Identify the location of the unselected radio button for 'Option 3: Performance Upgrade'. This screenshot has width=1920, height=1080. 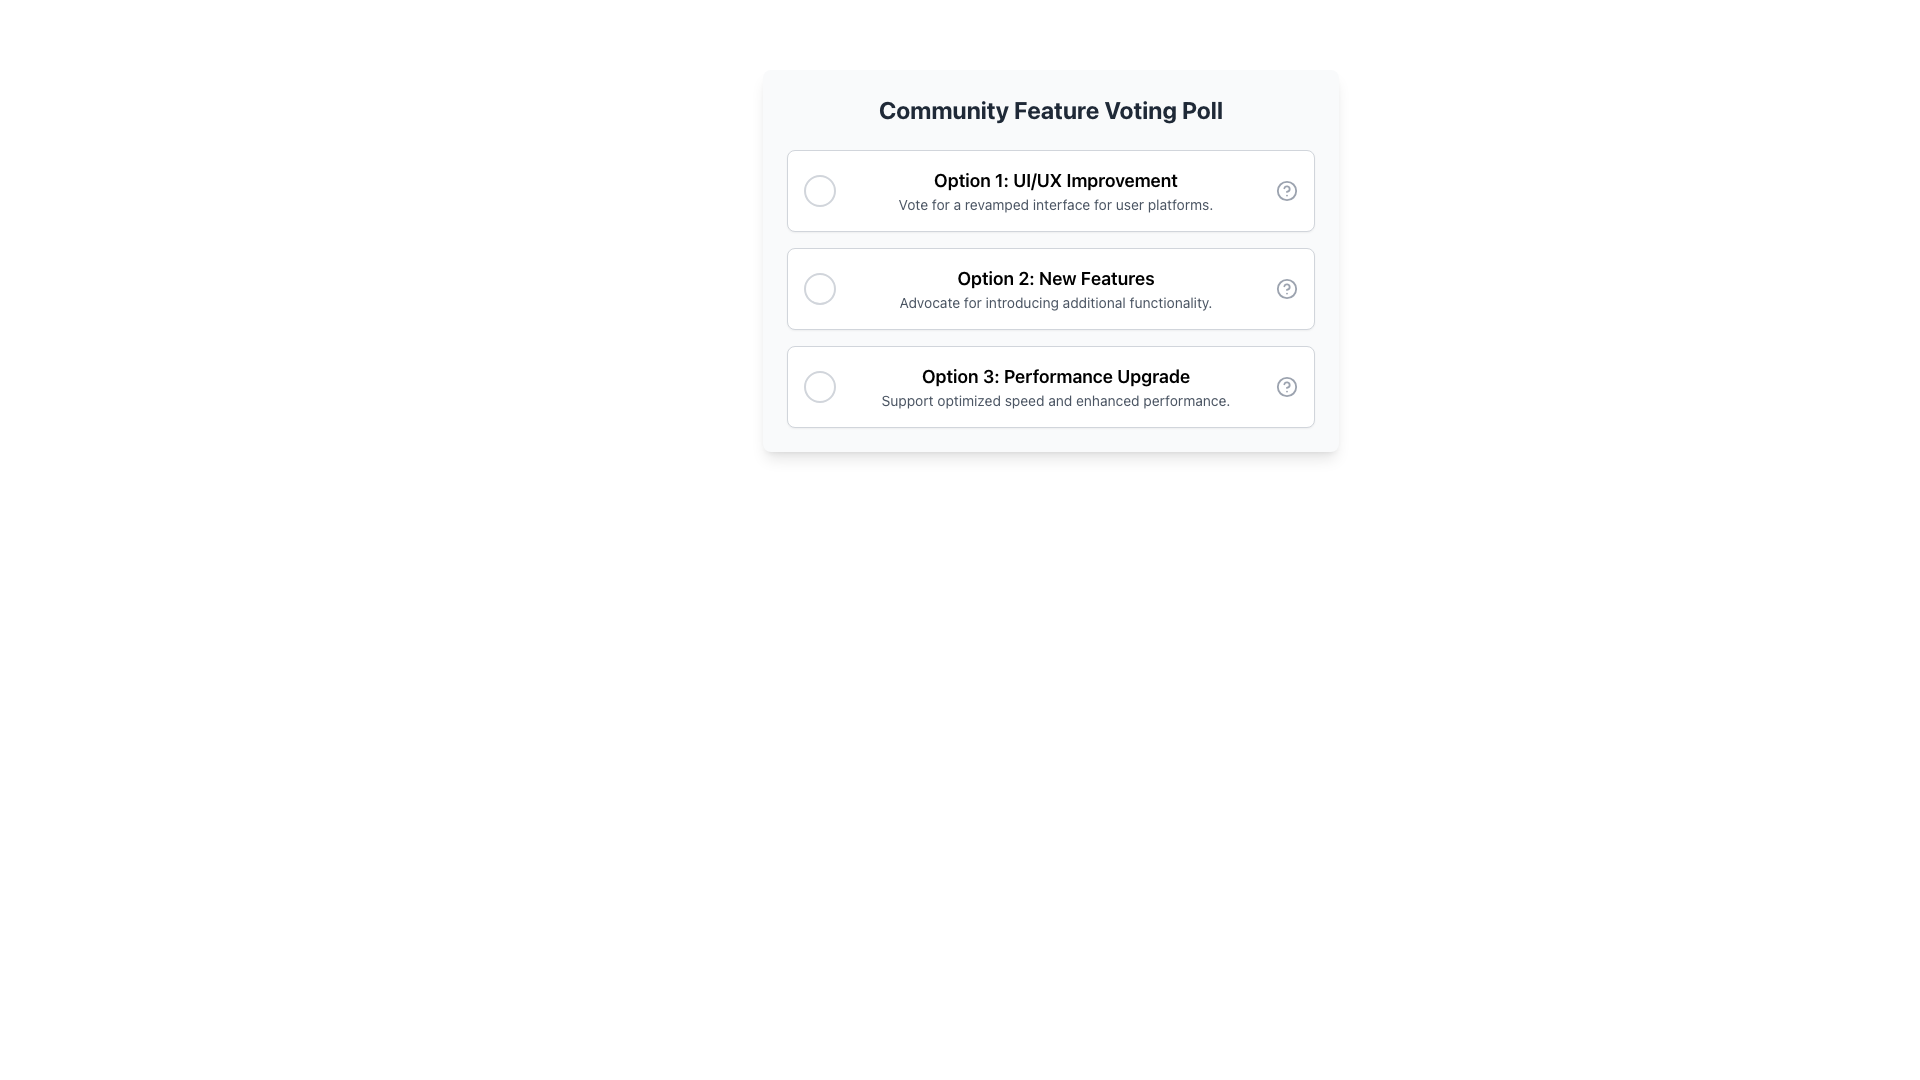
(820, 386).